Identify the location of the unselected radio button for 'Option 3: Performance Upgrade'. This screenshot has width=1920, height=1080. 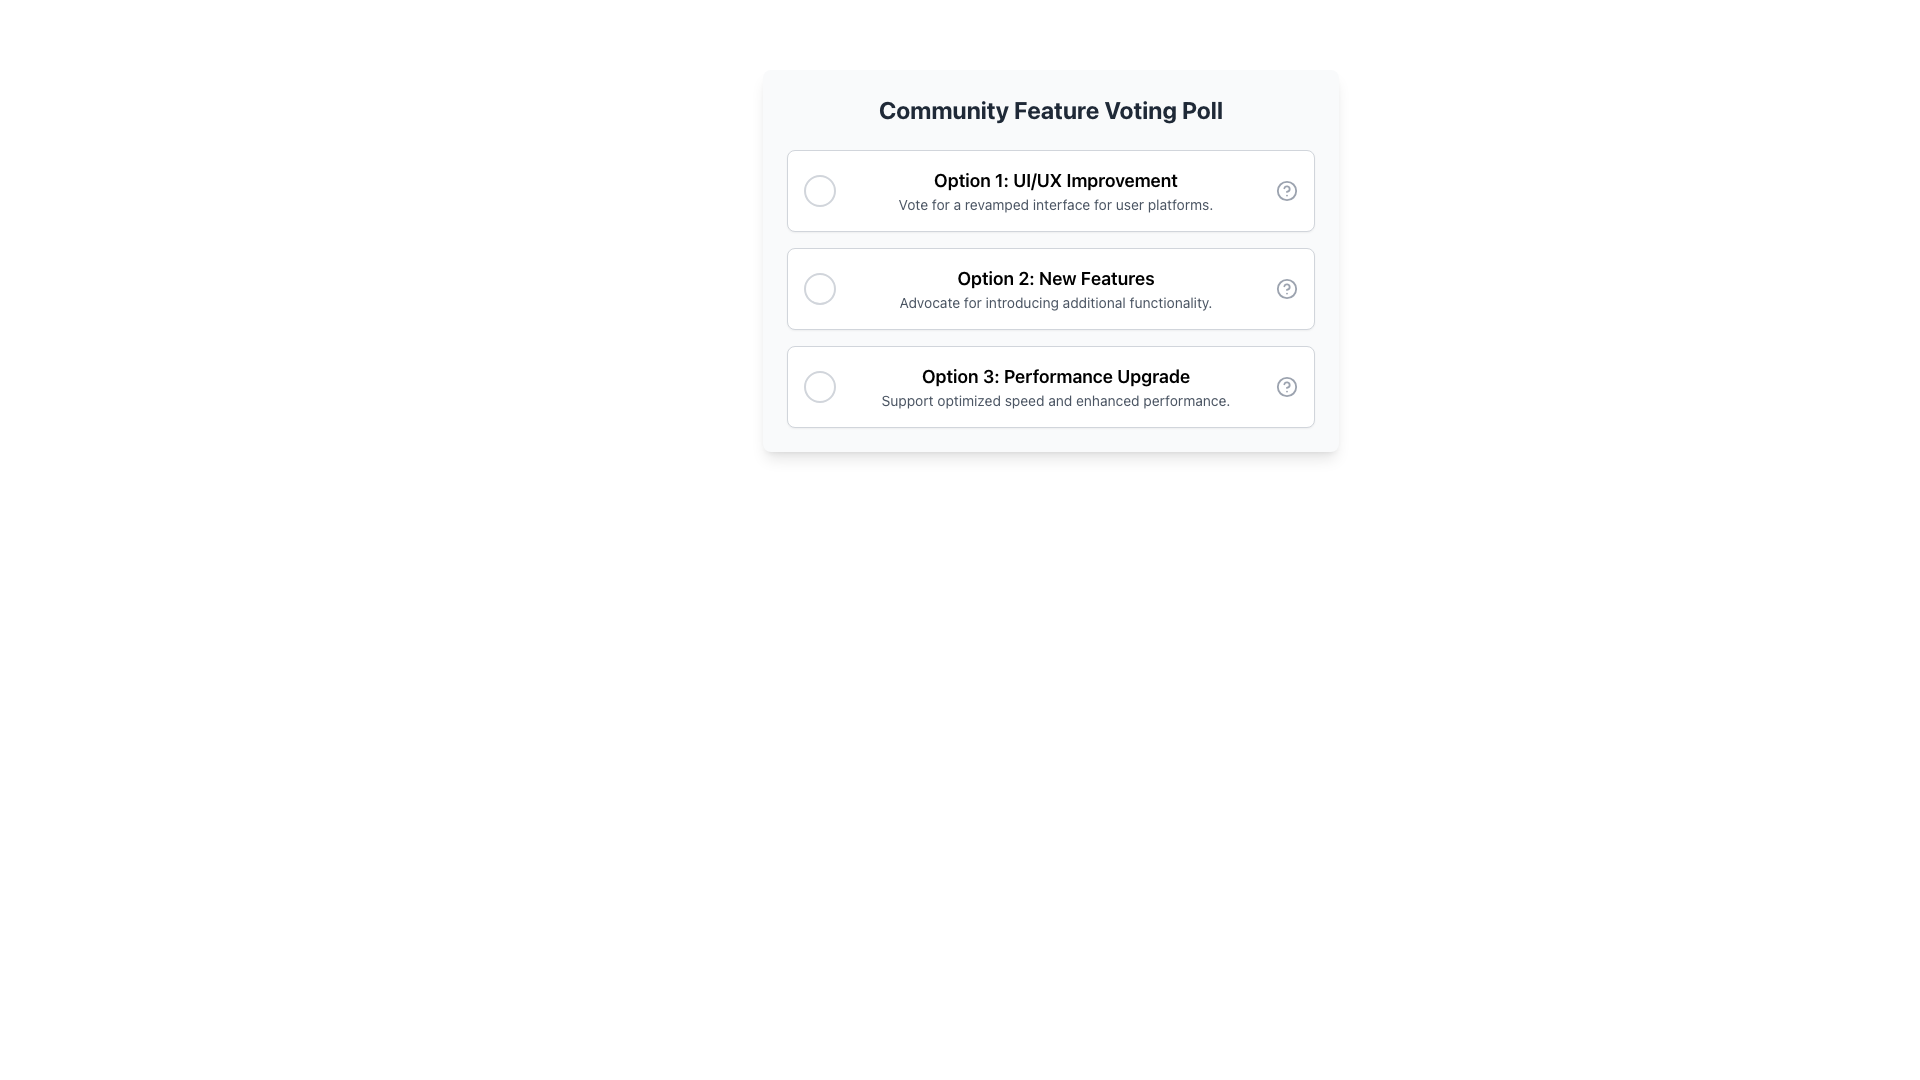
(820, 386).